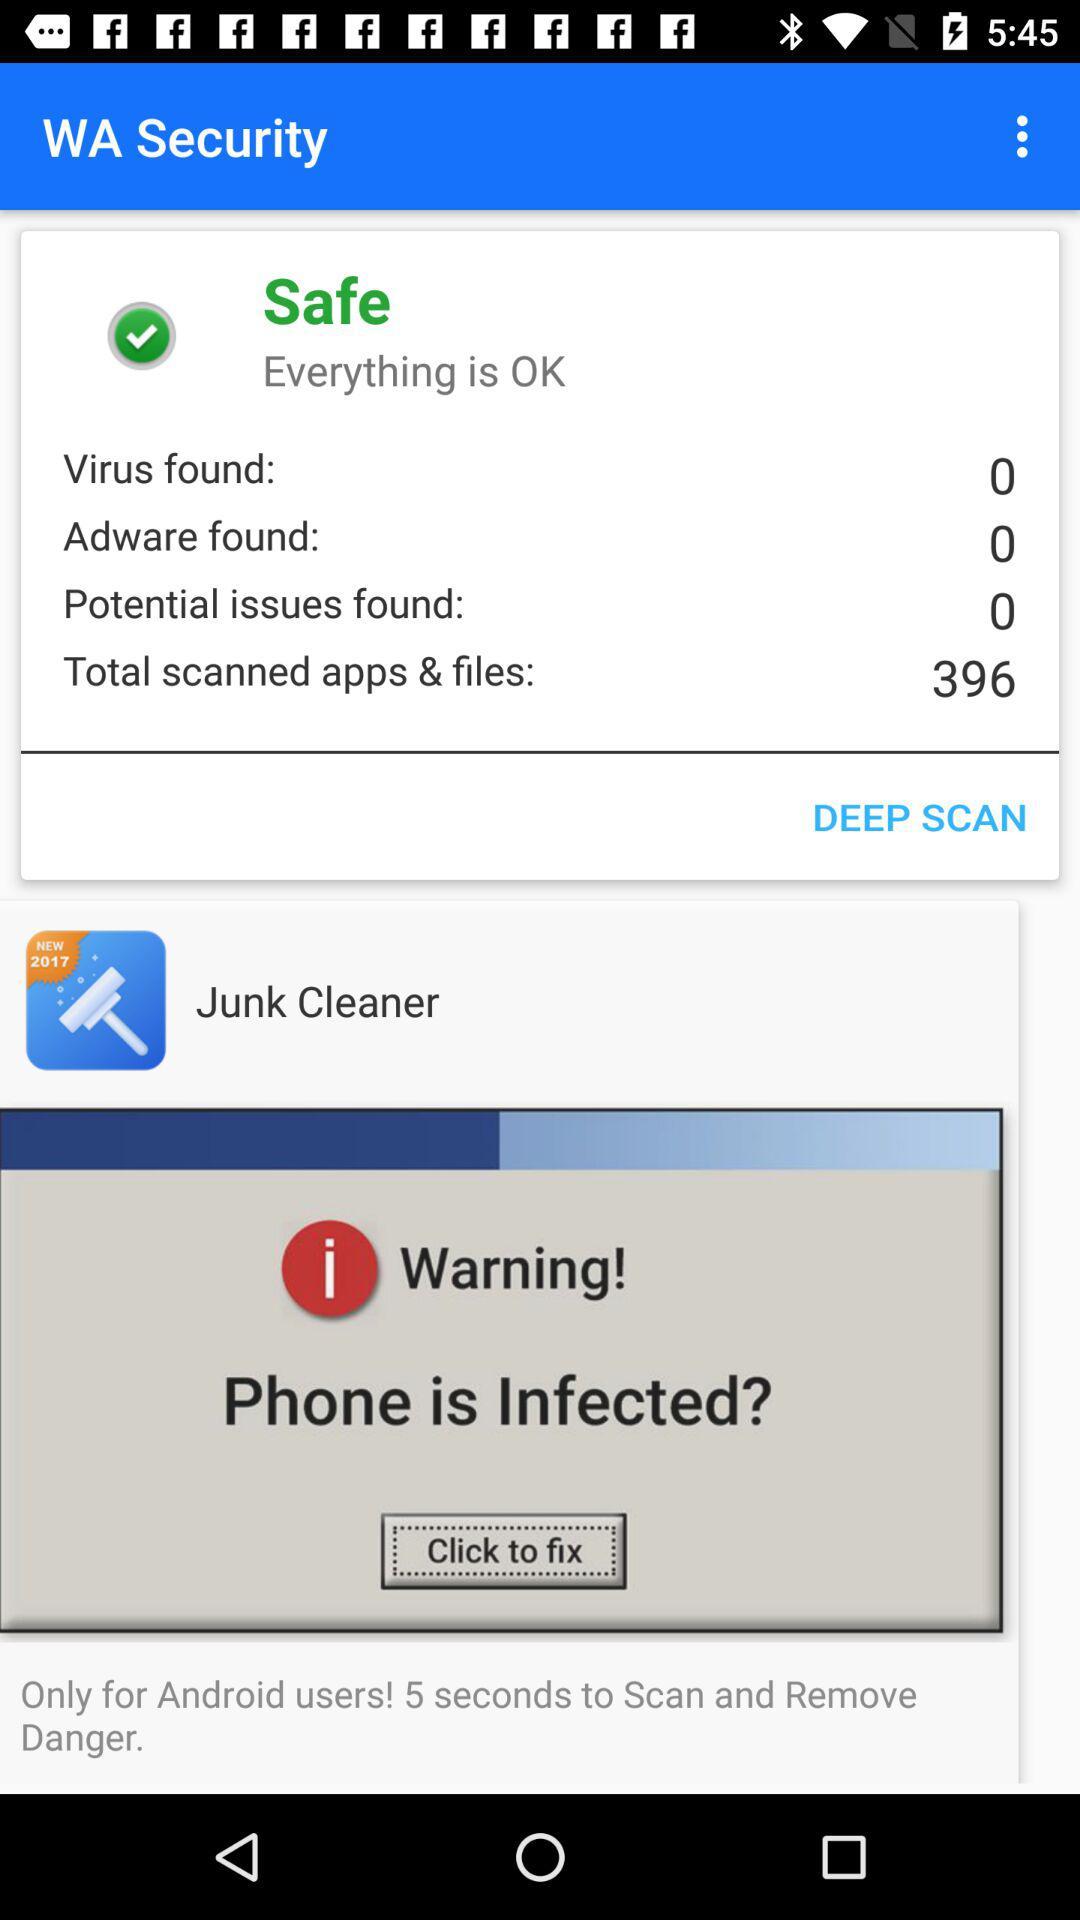  I want to click on only for android item, so click(540, 1713).